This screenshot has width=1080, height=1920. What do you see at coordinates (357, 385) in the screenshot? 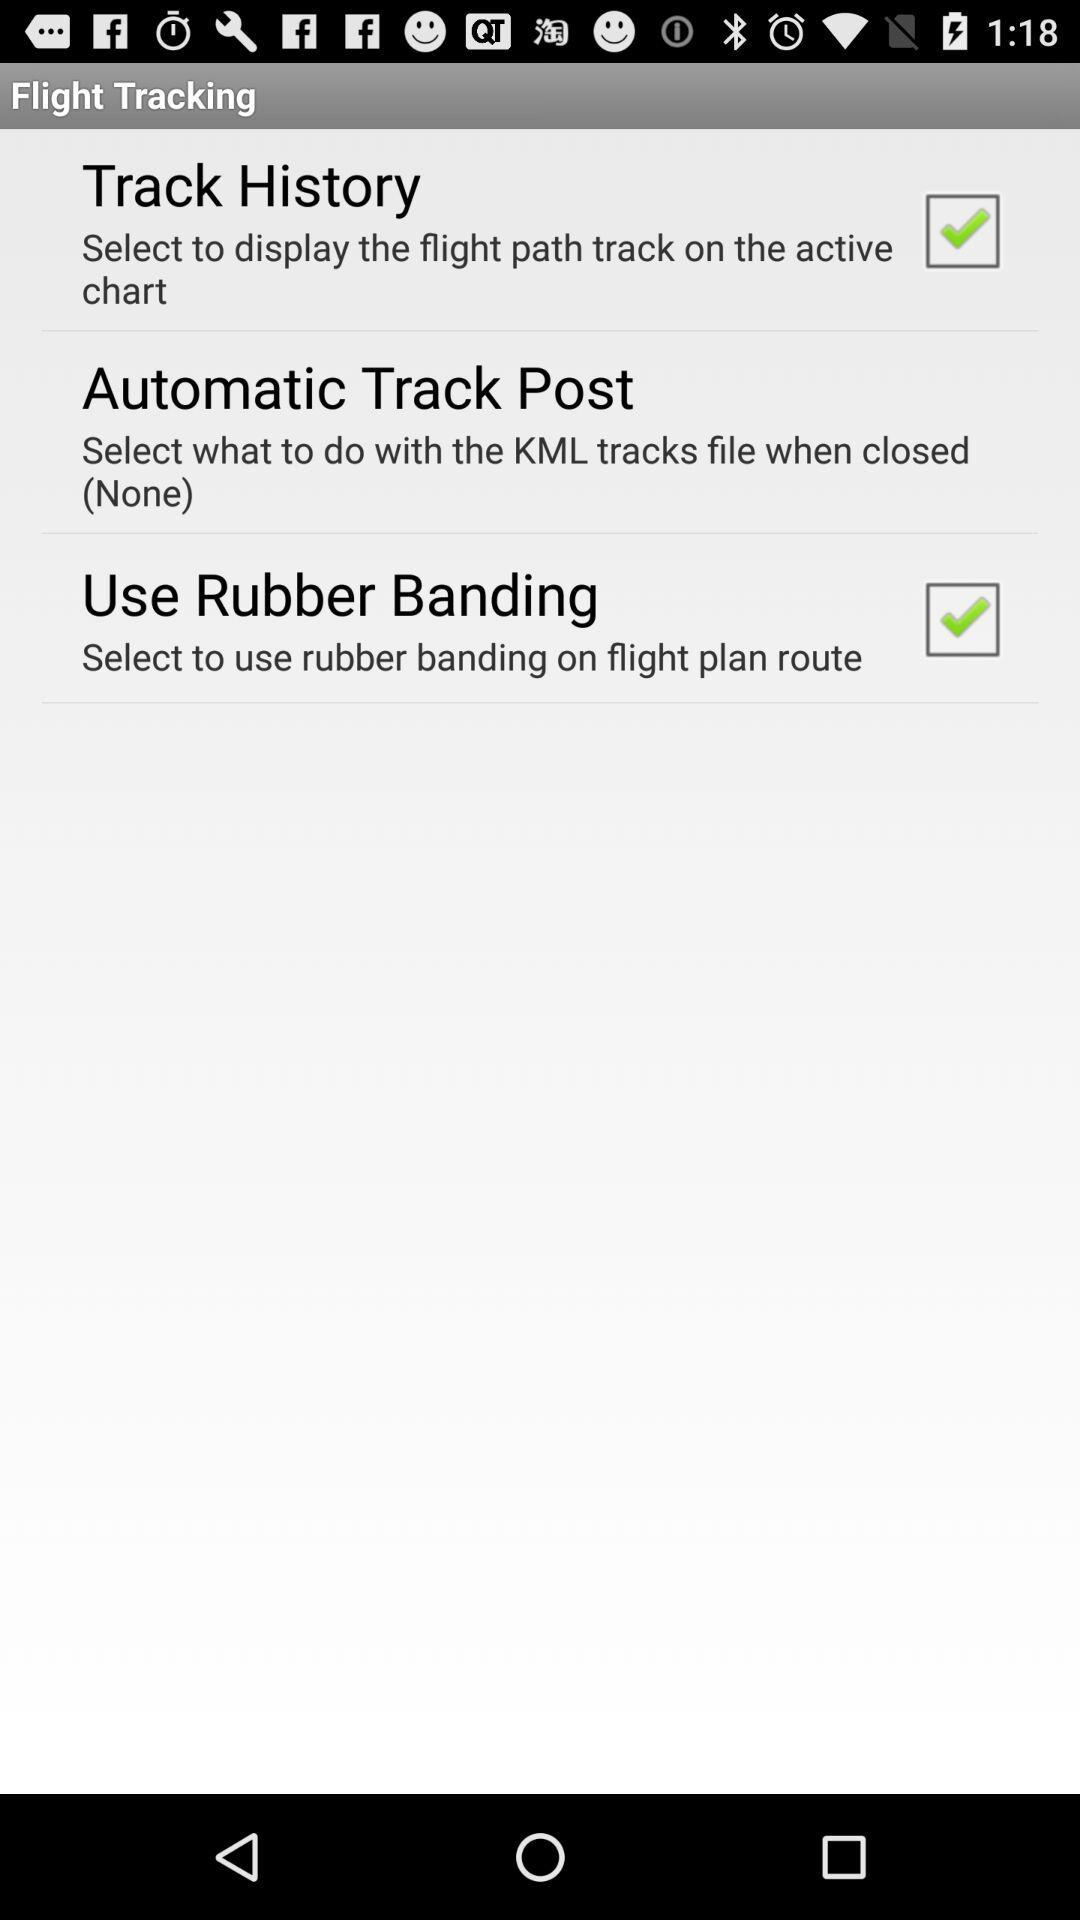
I see `the item above the select what to` at bounding box center [357, 385].